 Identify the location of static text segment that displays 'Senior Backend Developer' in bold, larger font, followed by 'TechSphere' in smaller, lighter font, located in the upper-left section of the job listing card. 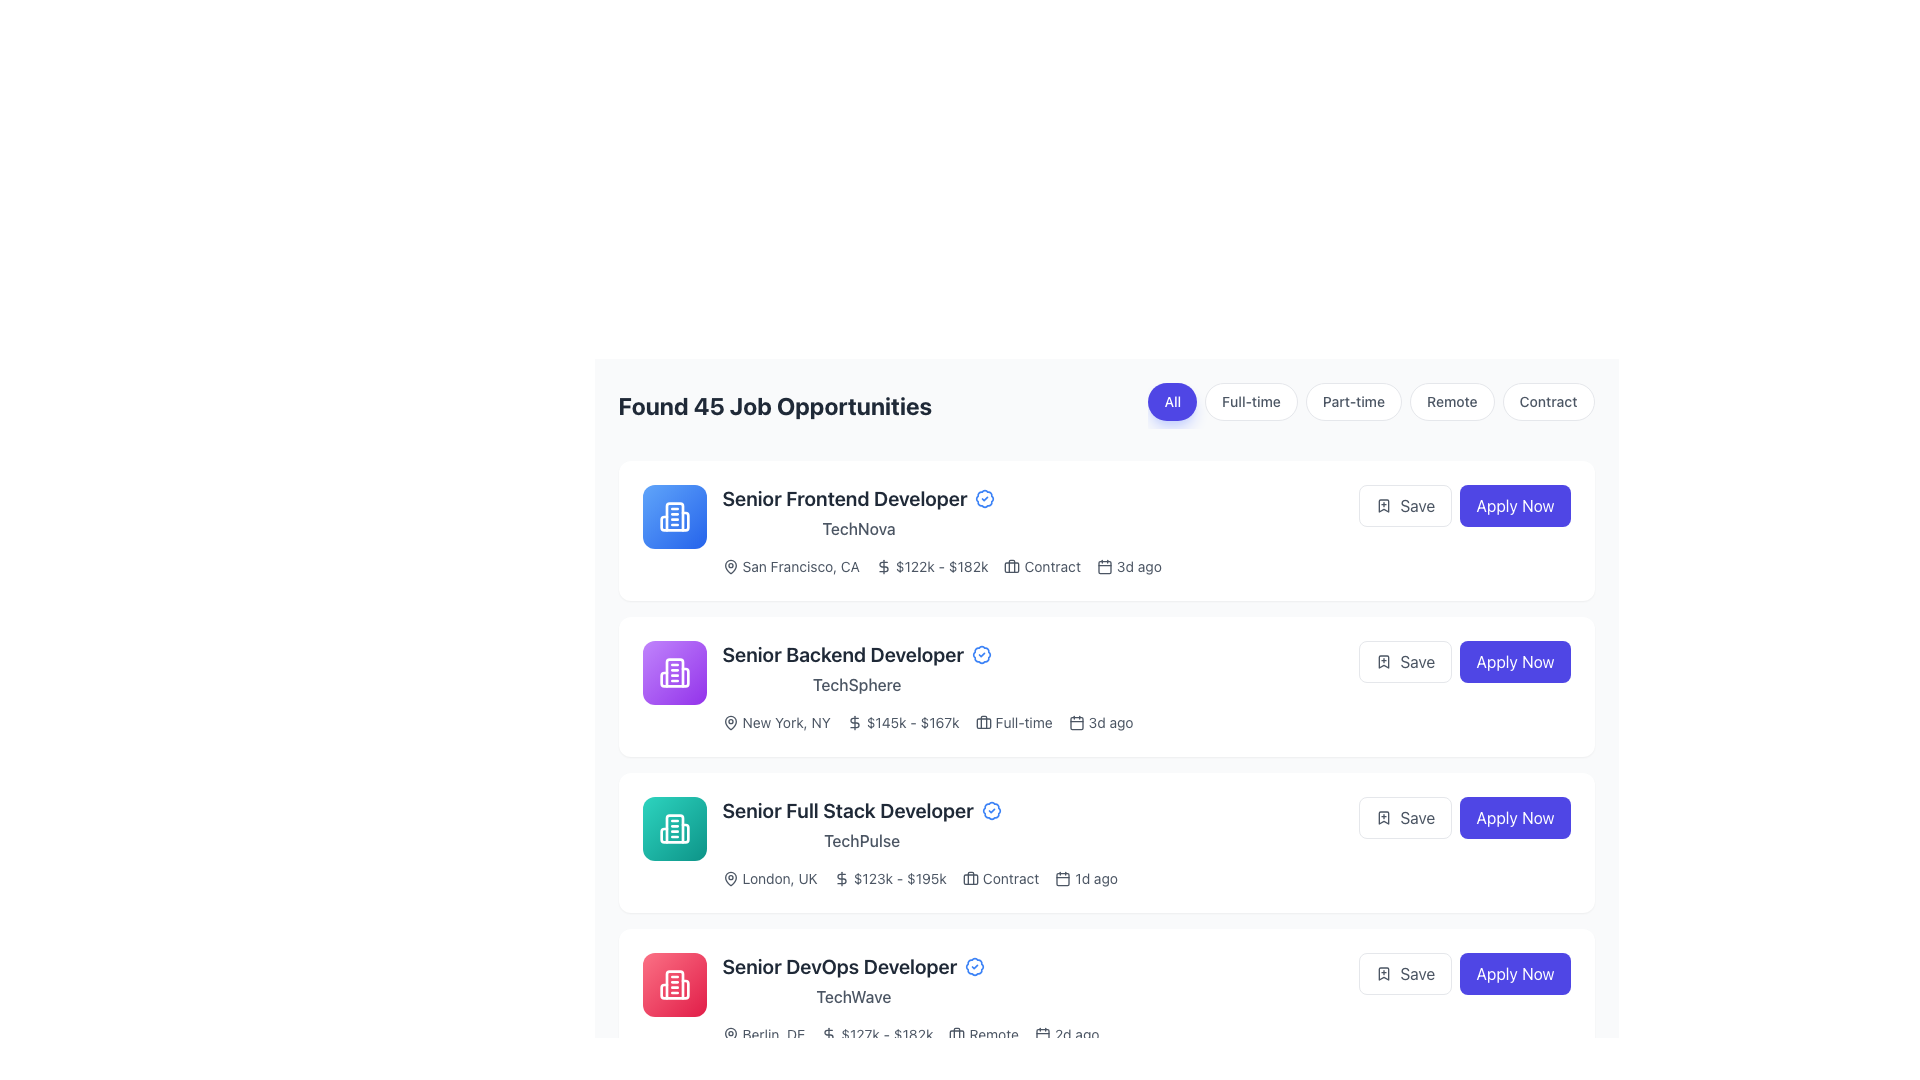
(857, 668).